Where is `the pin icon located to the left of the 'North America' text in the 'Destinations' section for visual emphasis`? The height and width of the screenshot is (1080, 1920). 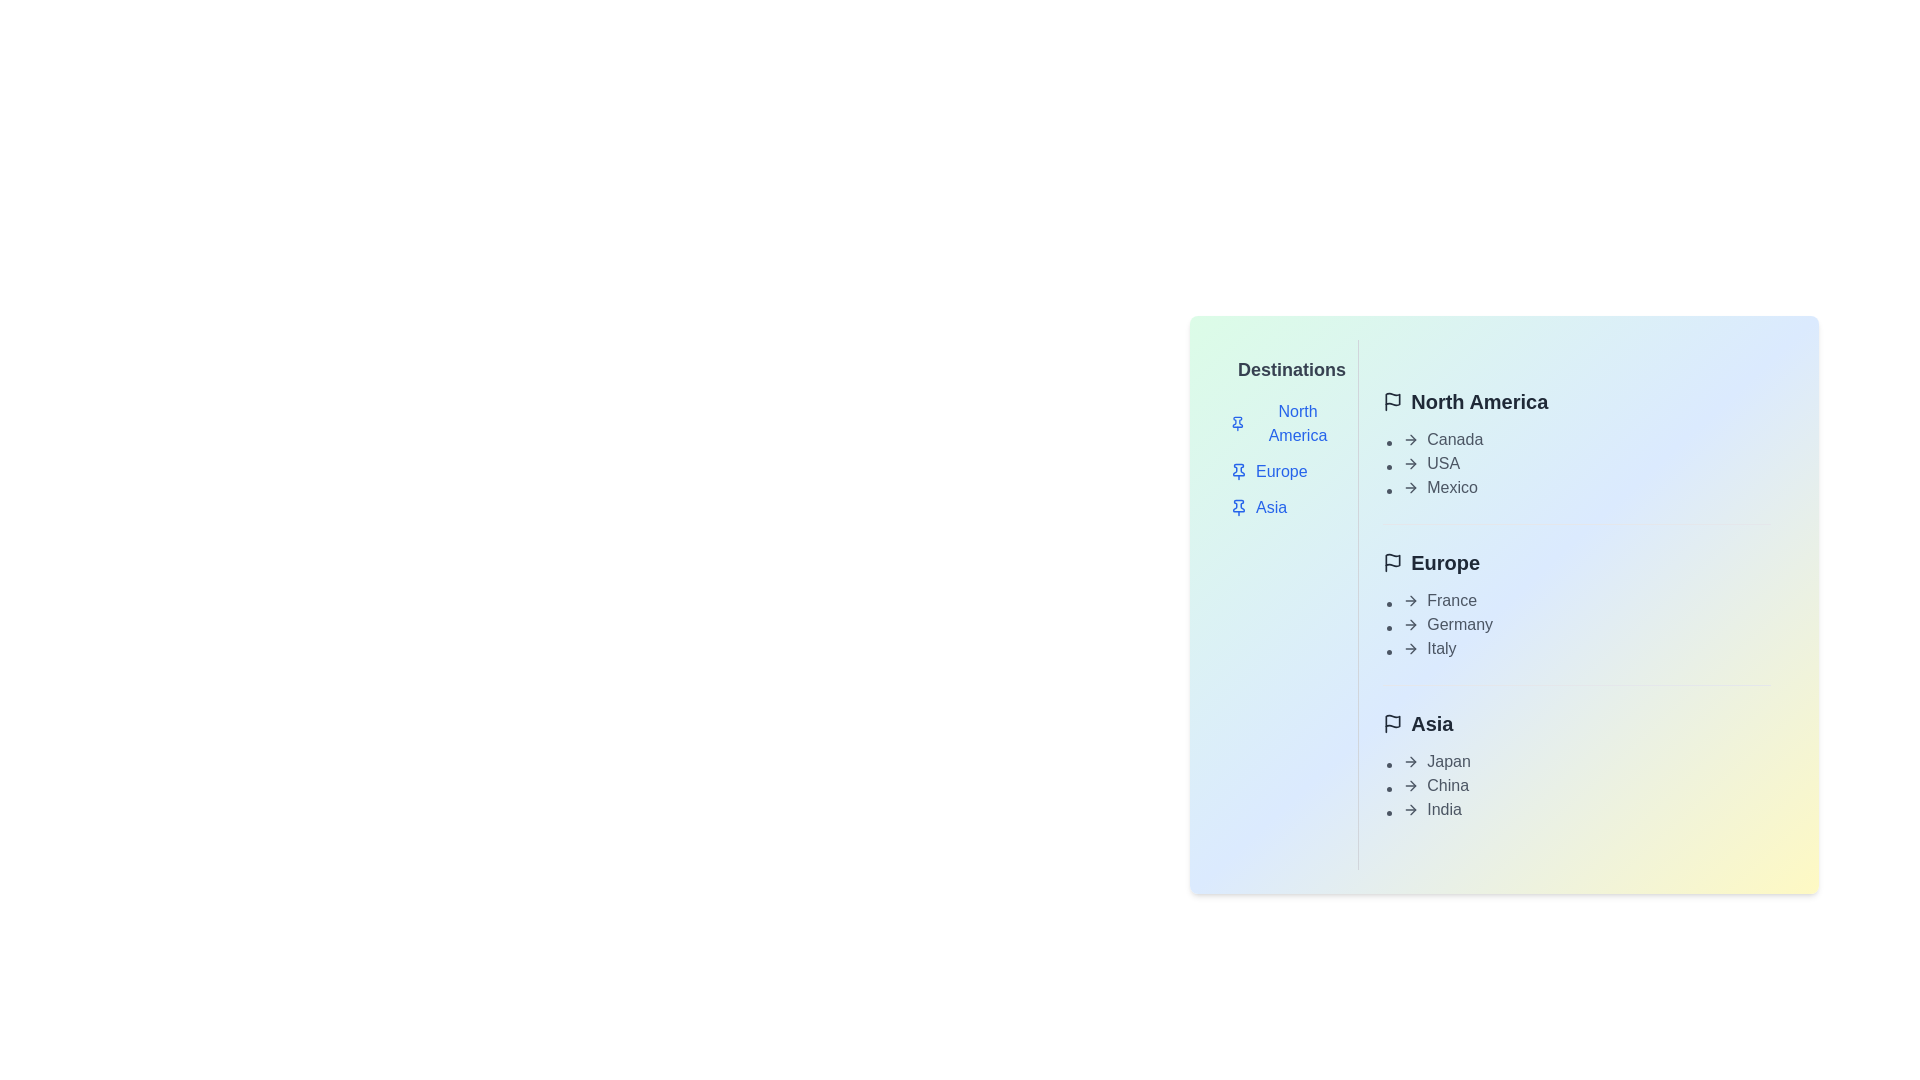
the pin icon located to the left of the 'North America' text in the 'Destinations' section for visual emphasis is located at coordinates (1236, 423).